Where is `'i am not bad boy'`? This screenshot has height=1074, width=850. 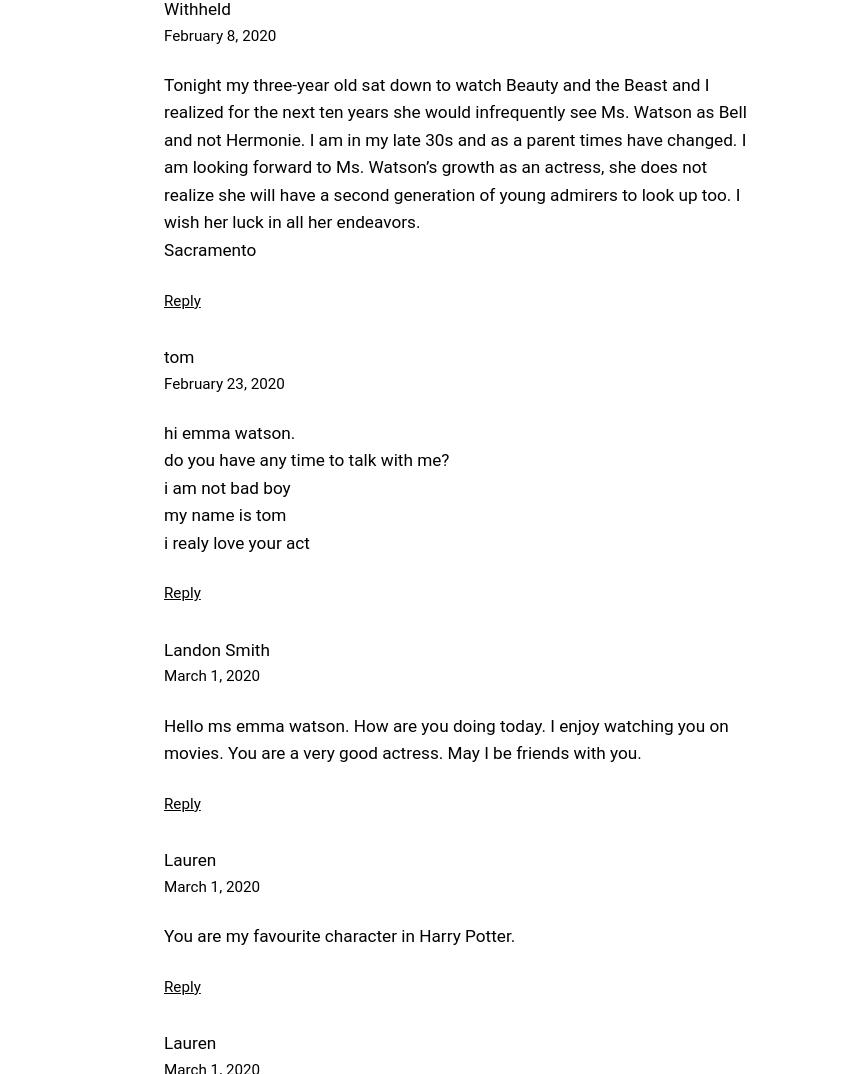
'i am not bad boy' is located at coordinates (227, 486).